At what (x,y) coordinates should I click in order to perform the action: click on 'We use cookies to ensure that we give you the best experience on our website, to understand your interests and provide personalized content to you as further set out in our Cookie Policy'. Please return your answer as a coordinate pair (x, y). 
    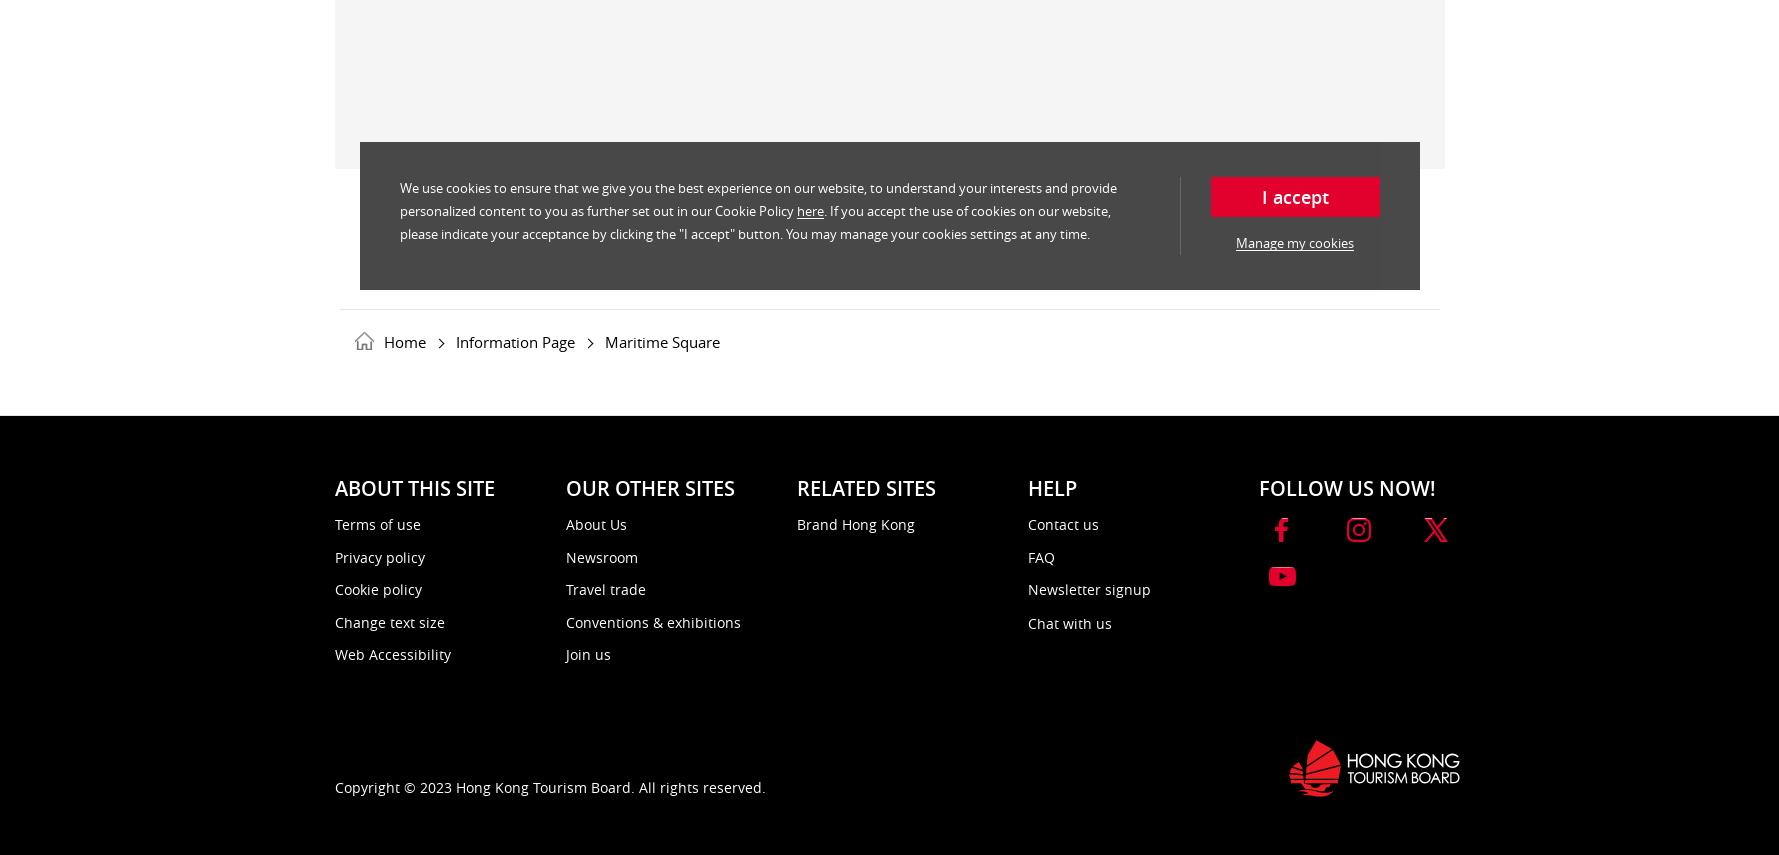
    Looking at the image, I should click on (756, 199).